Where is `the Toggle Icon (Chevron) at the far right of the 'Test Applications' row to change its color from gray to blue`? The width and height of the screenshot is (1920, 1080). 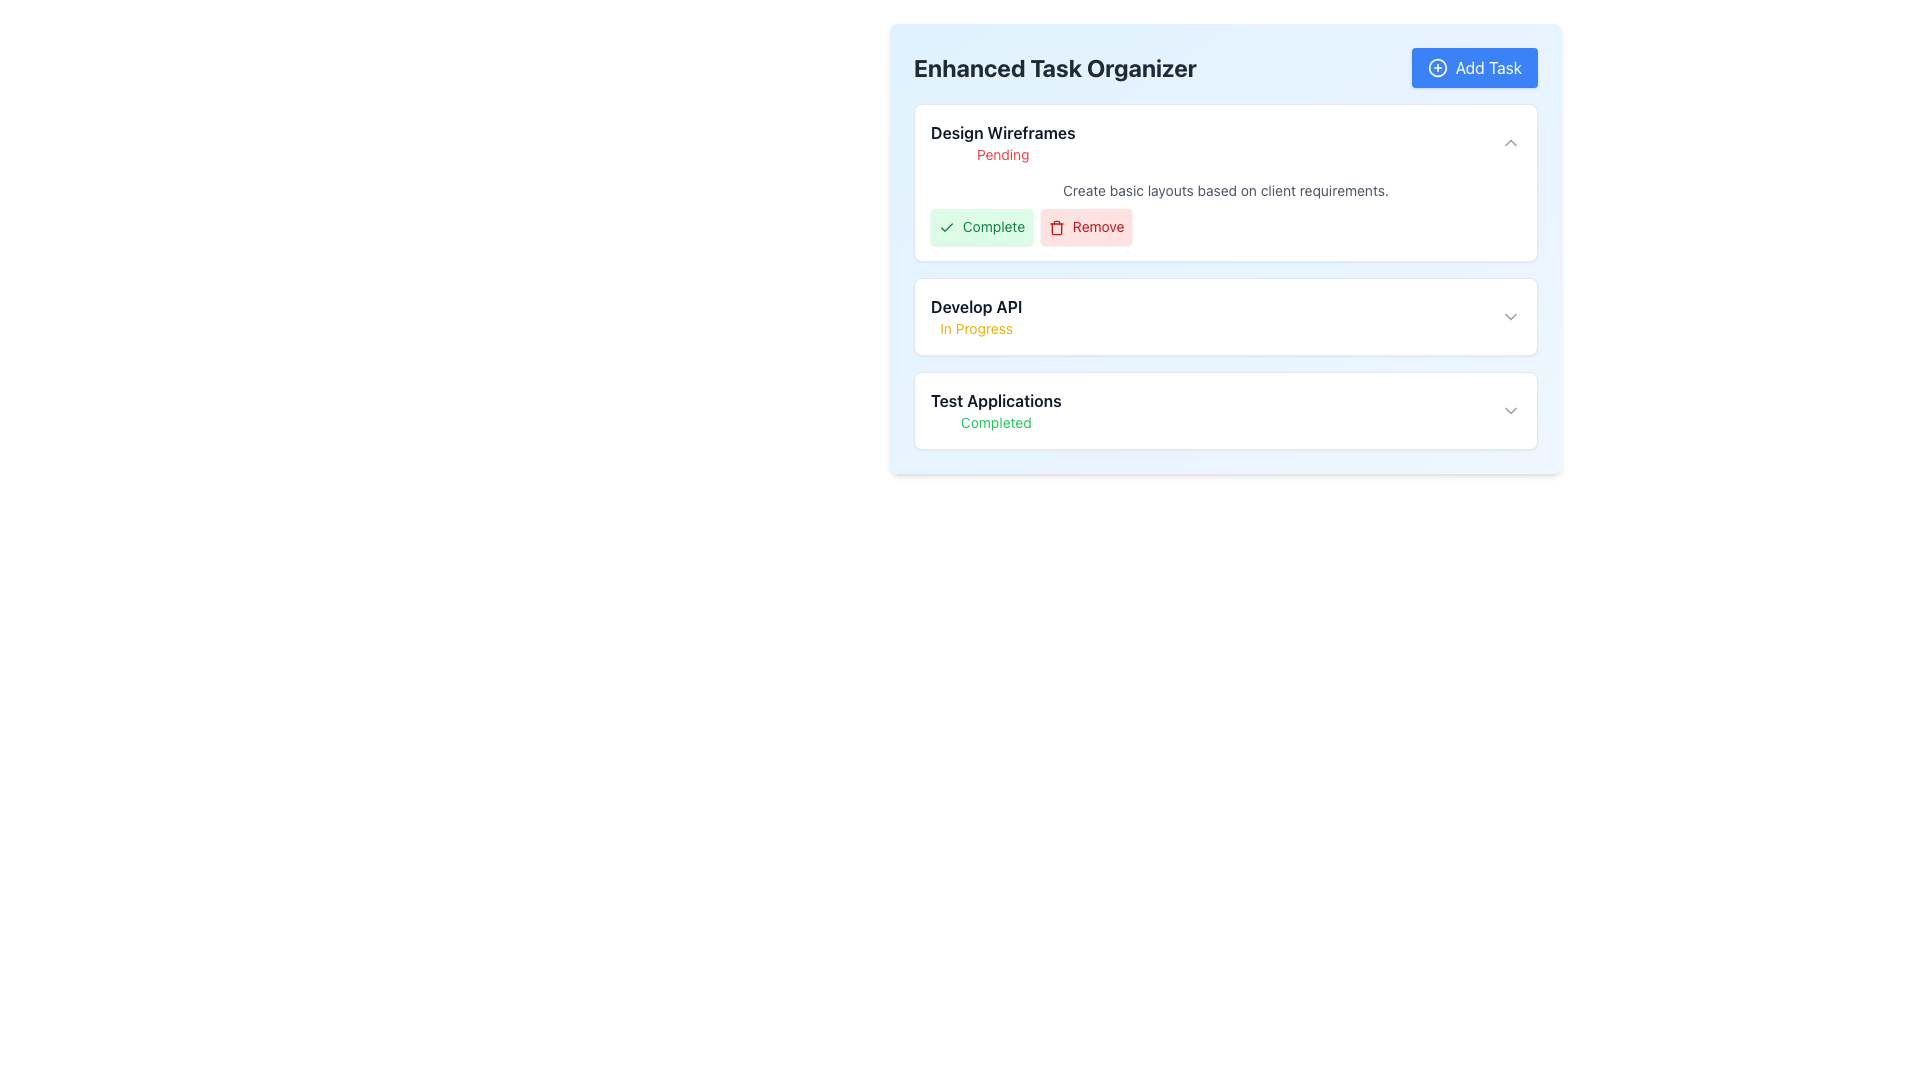 the Toggle Icon (Chevron) at the far right of the 'Test Applications' row to change its color from gray to blue is located at coordinates (1511, 410).